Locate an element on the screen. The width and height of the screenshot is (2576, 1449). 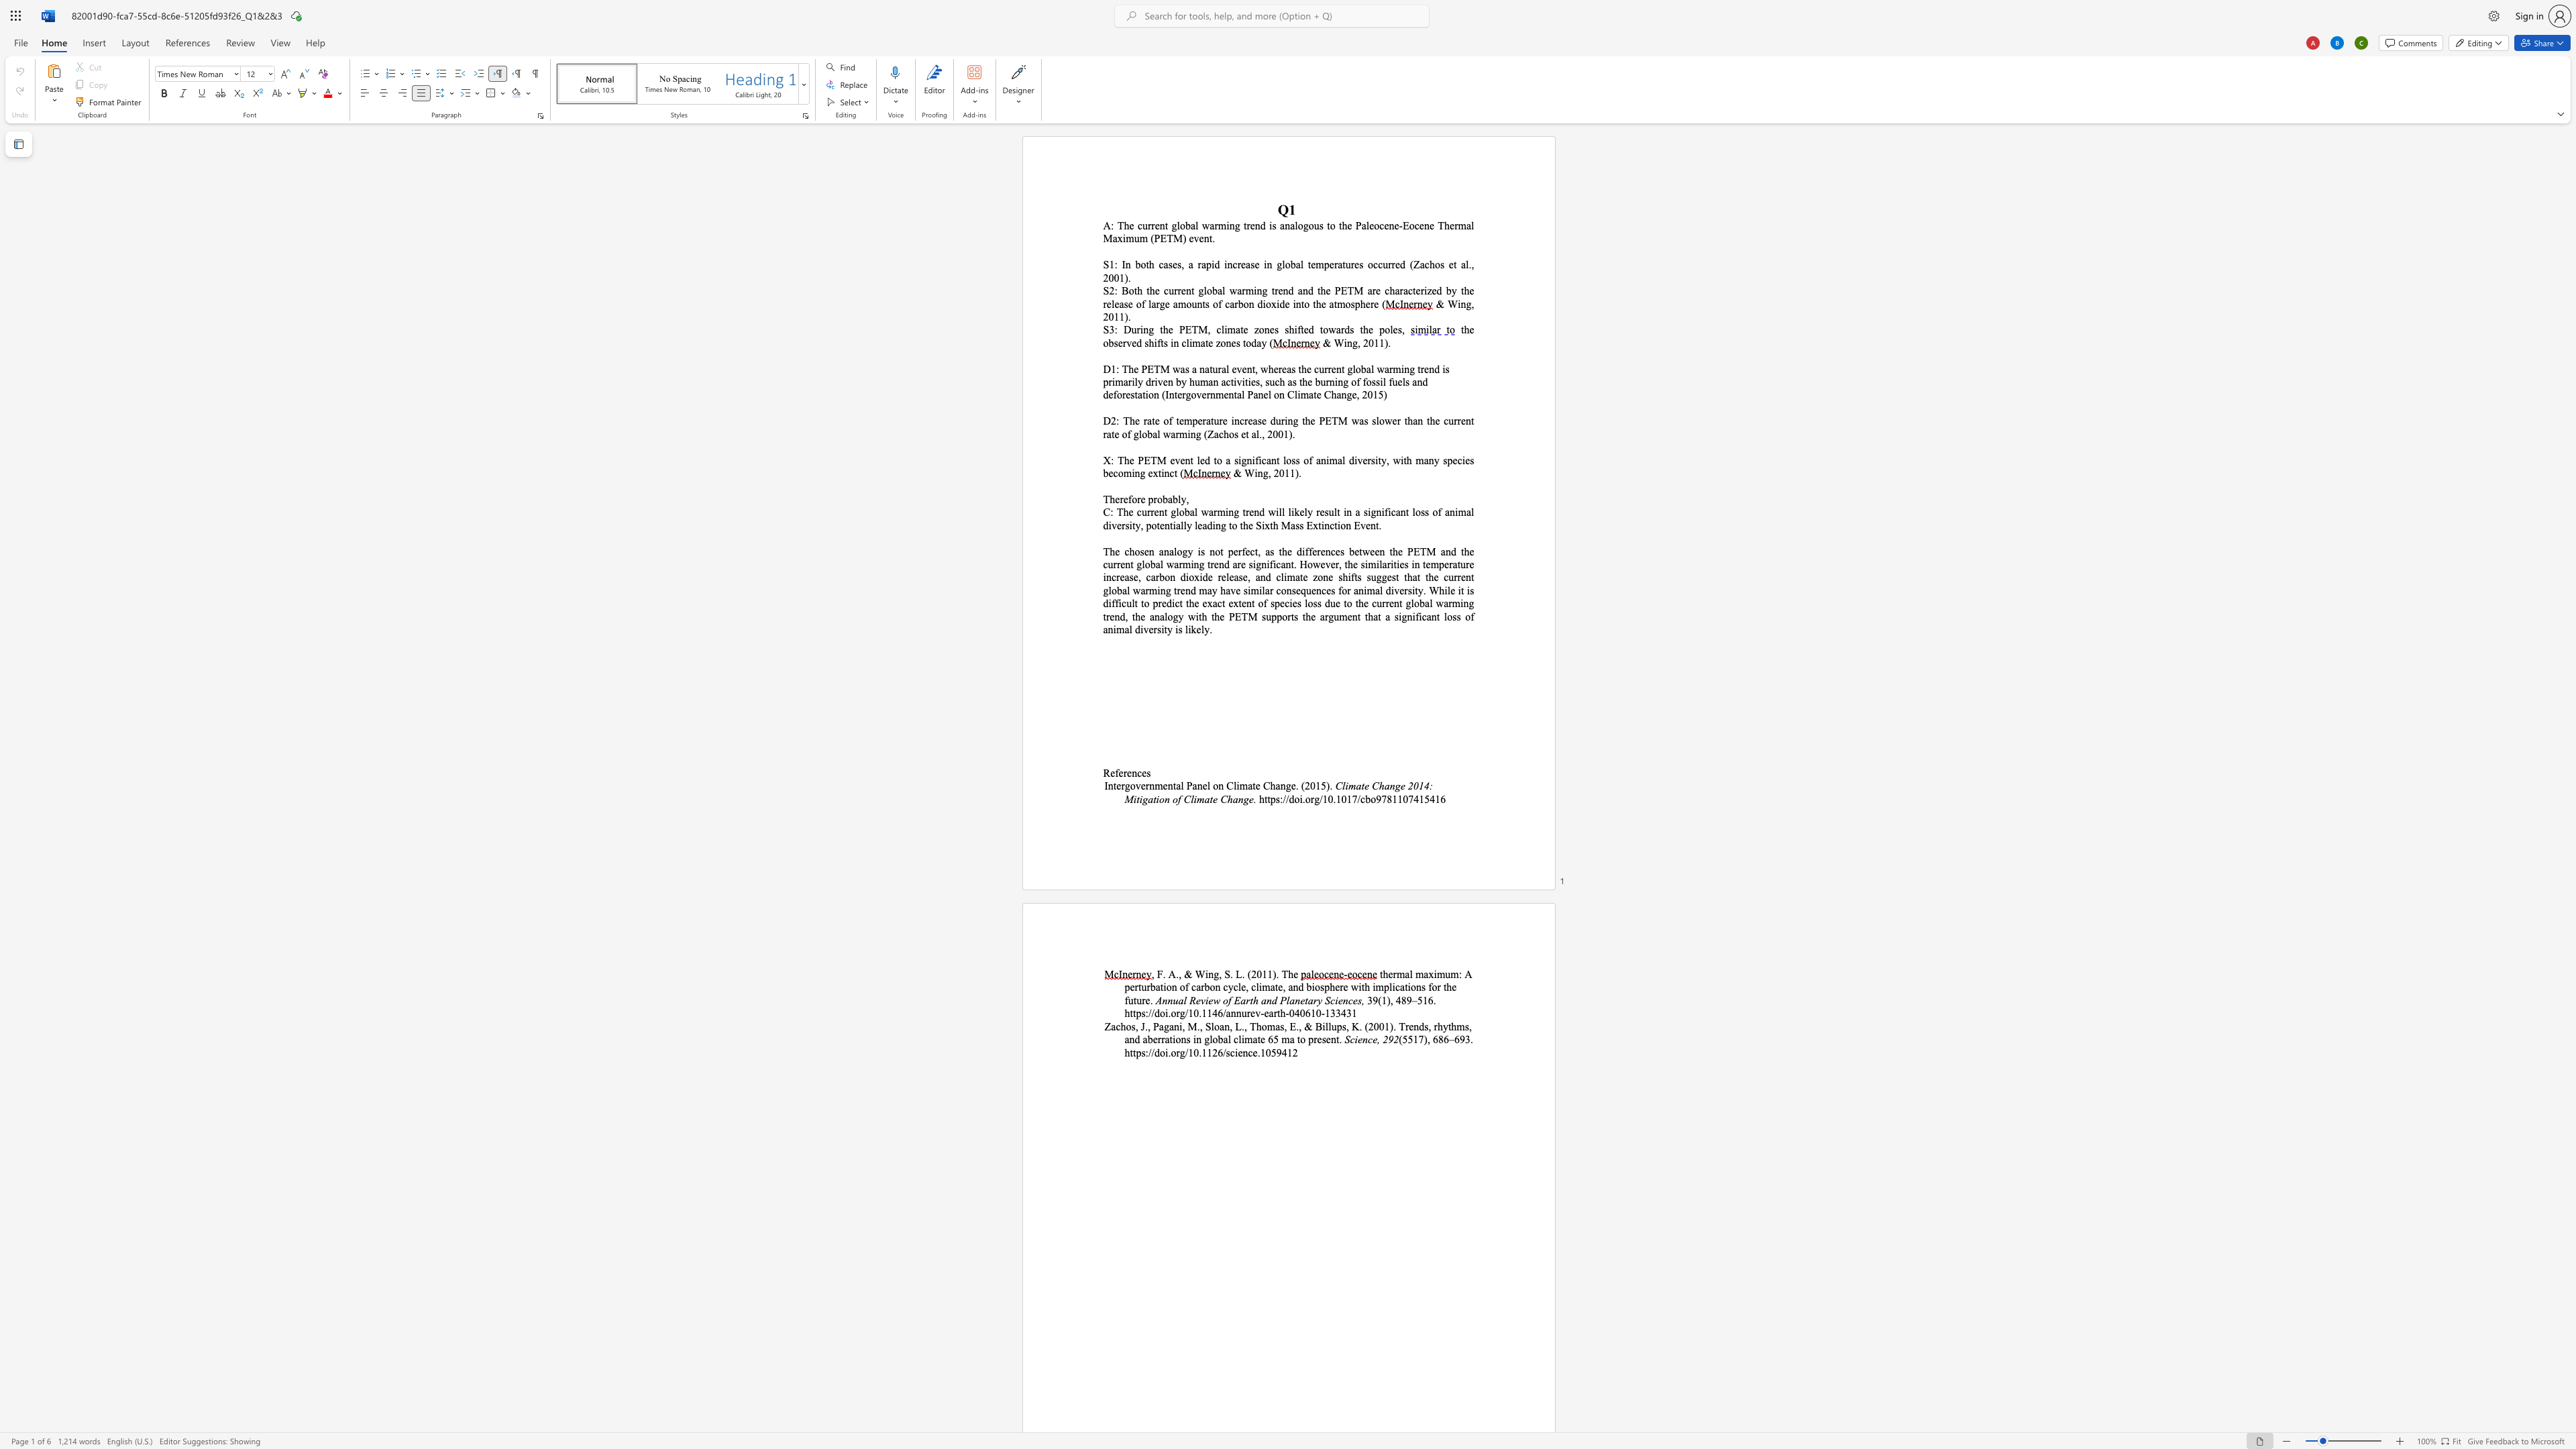
the space between the continuous character "A" and "." in the text is located at coordinates (1173, 974).